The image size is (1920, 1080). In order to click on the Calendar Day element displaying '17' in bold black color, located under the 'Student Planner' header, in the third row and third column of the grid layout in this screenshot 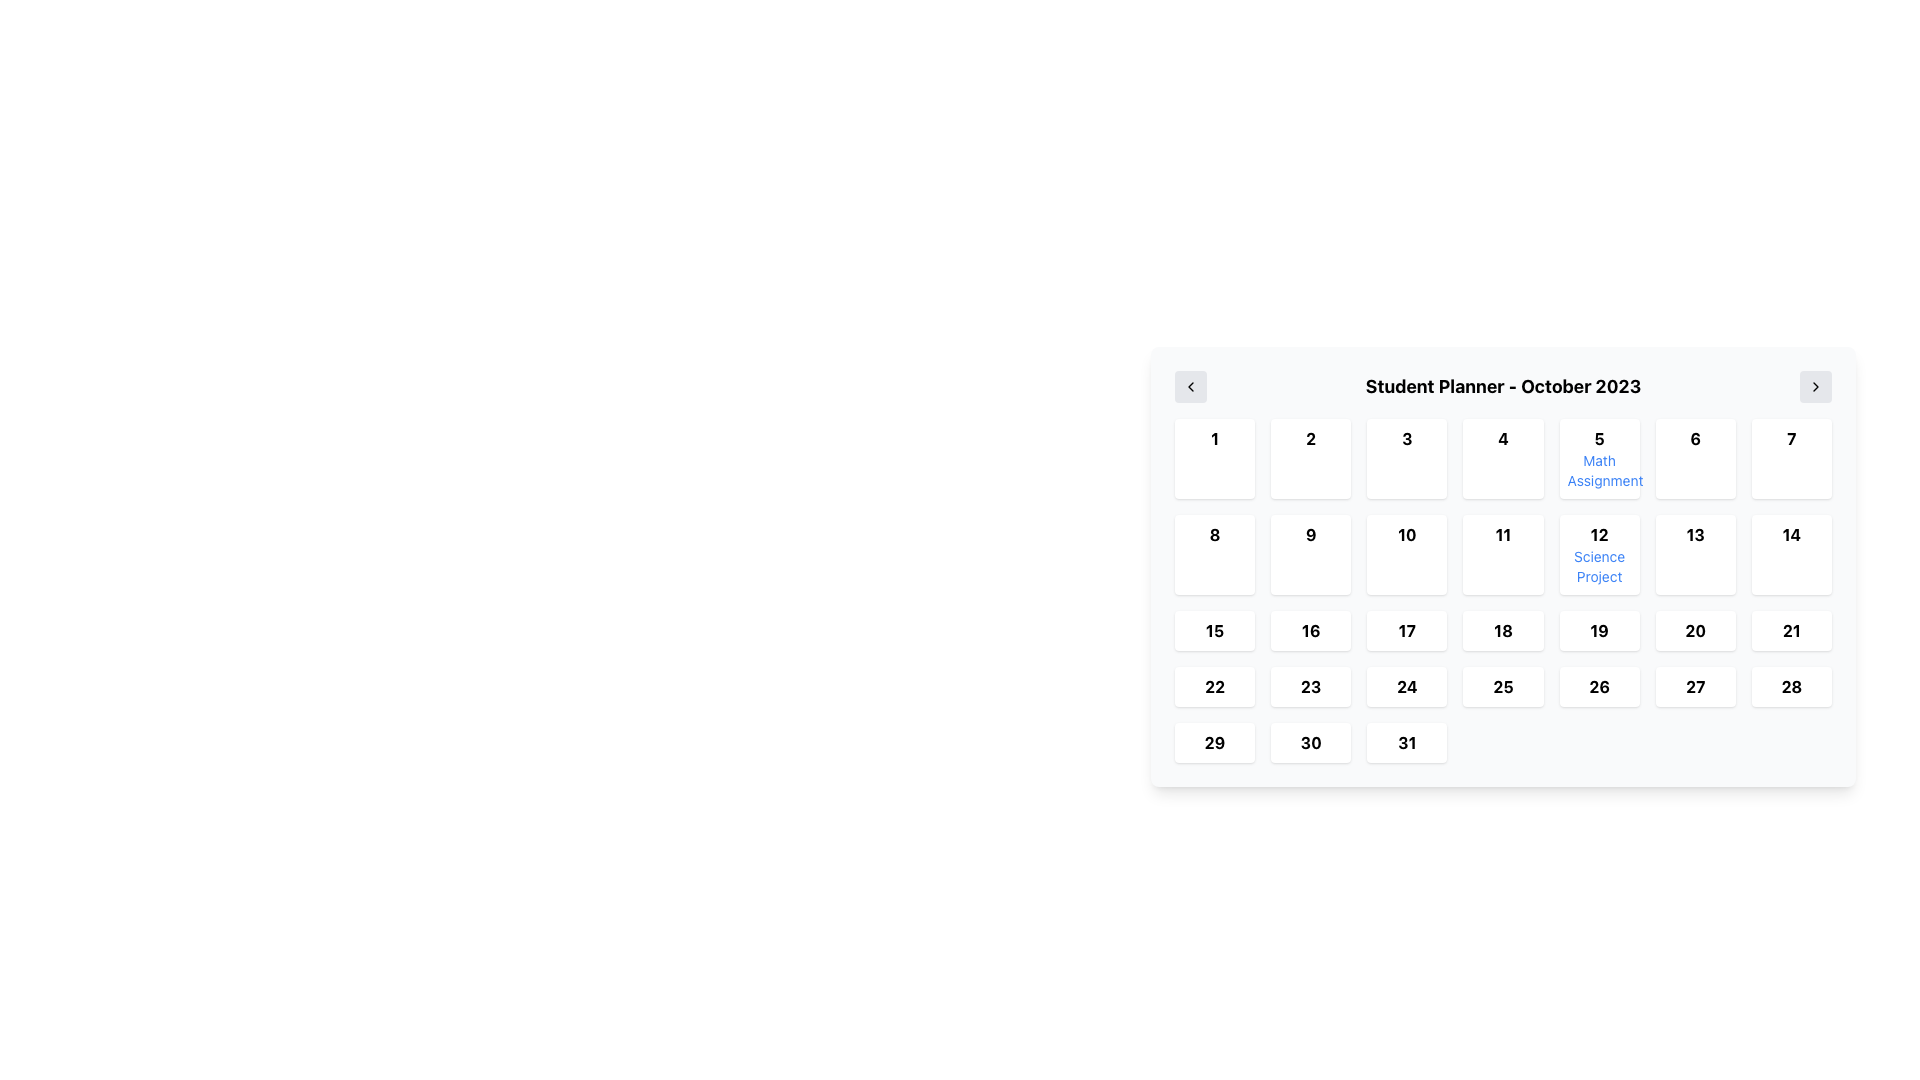, I will do `click(1406, 631)`.